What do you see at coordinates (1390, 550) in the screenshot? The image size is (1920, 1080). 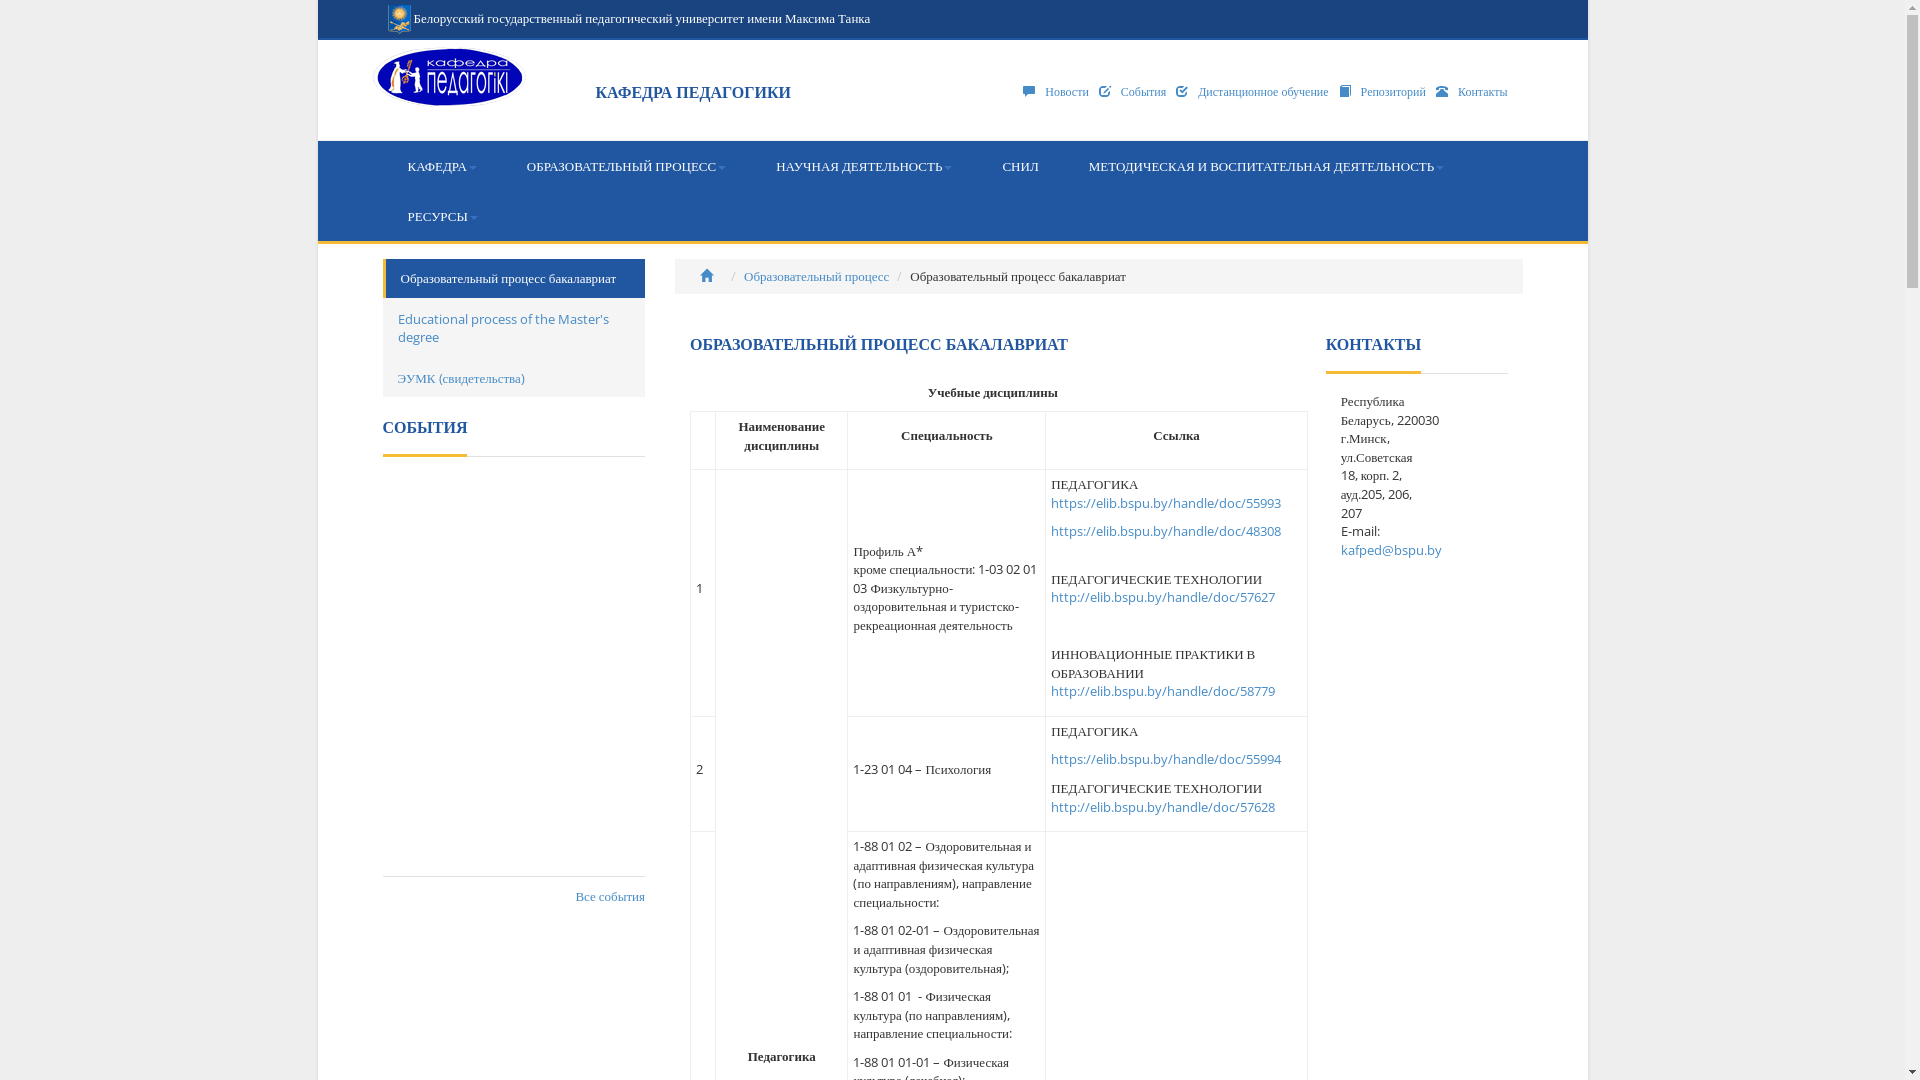 I see `'kafped@bspu.by'` at bounding box center [1390, 550].